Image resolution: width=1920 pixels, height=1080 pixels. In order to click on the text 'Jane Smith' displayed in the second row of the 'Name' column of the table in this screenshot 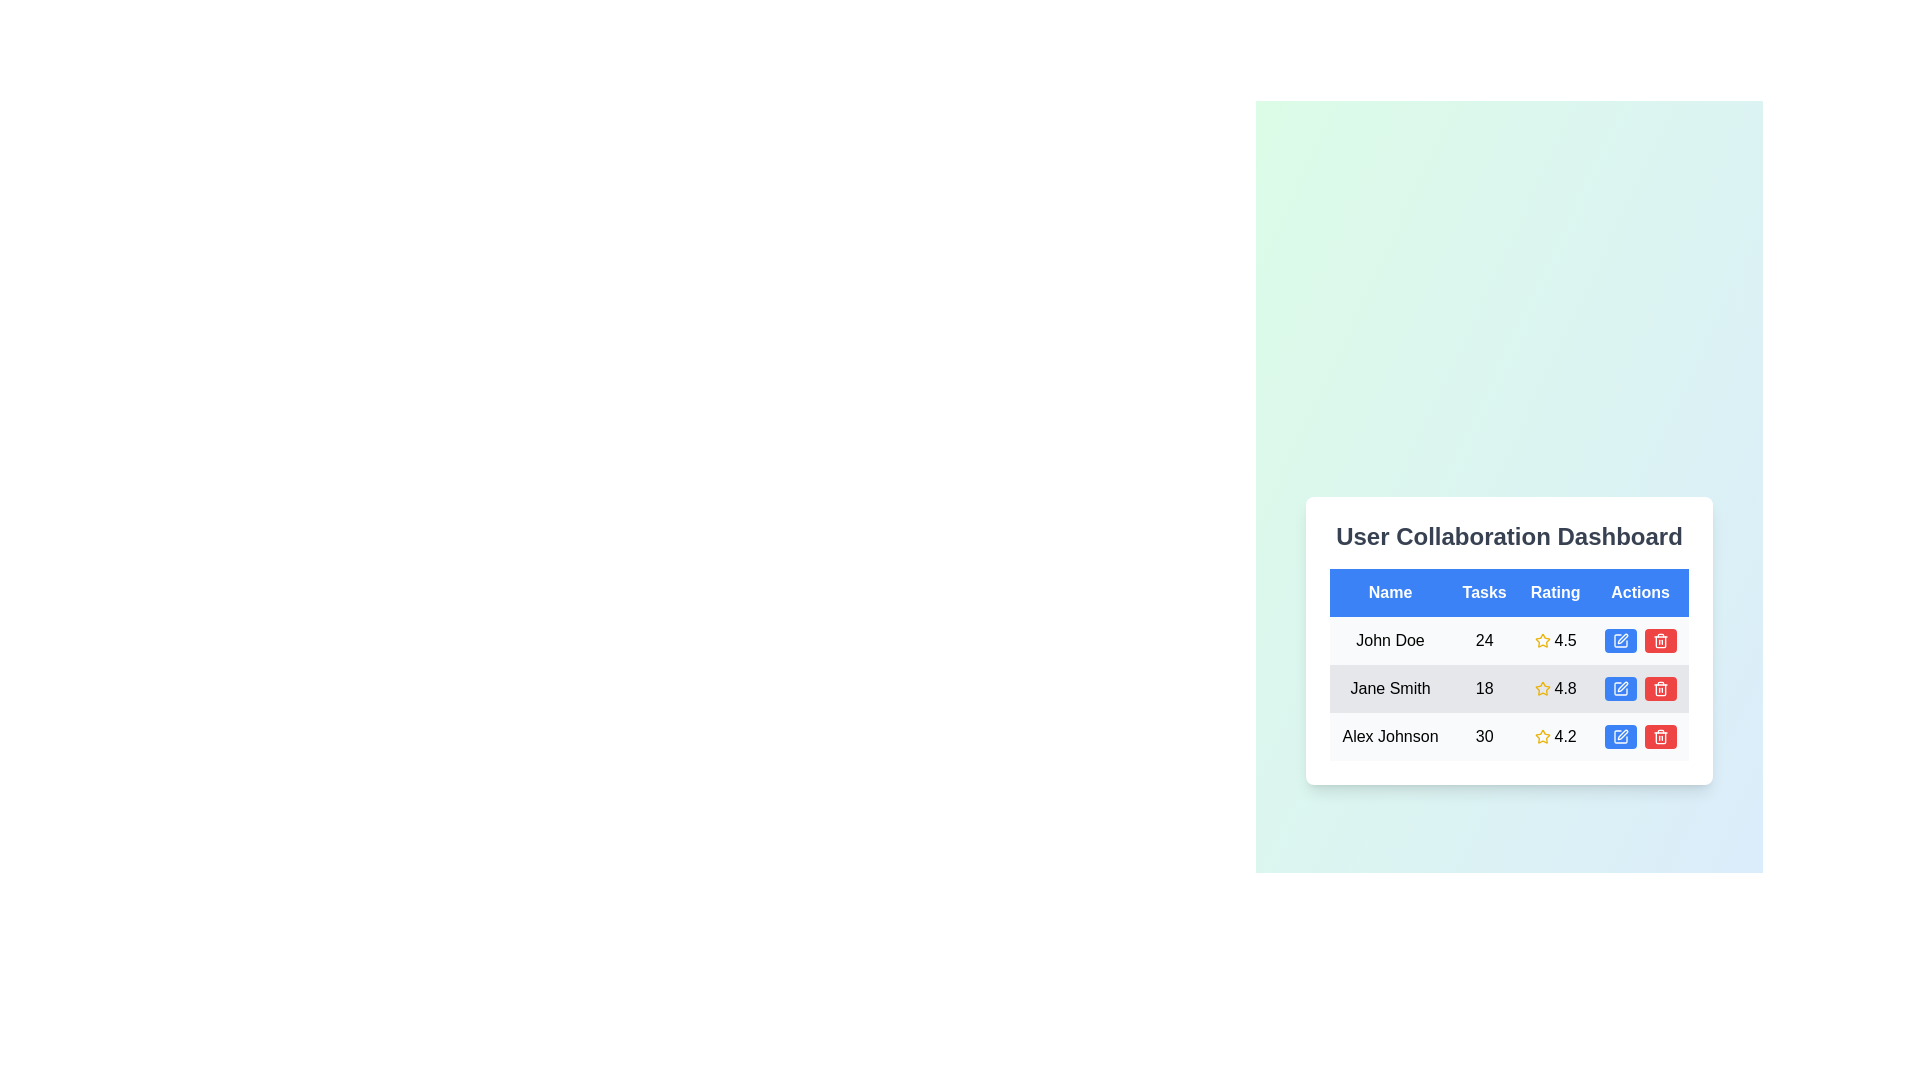, I will do `click(1389, 688)`.